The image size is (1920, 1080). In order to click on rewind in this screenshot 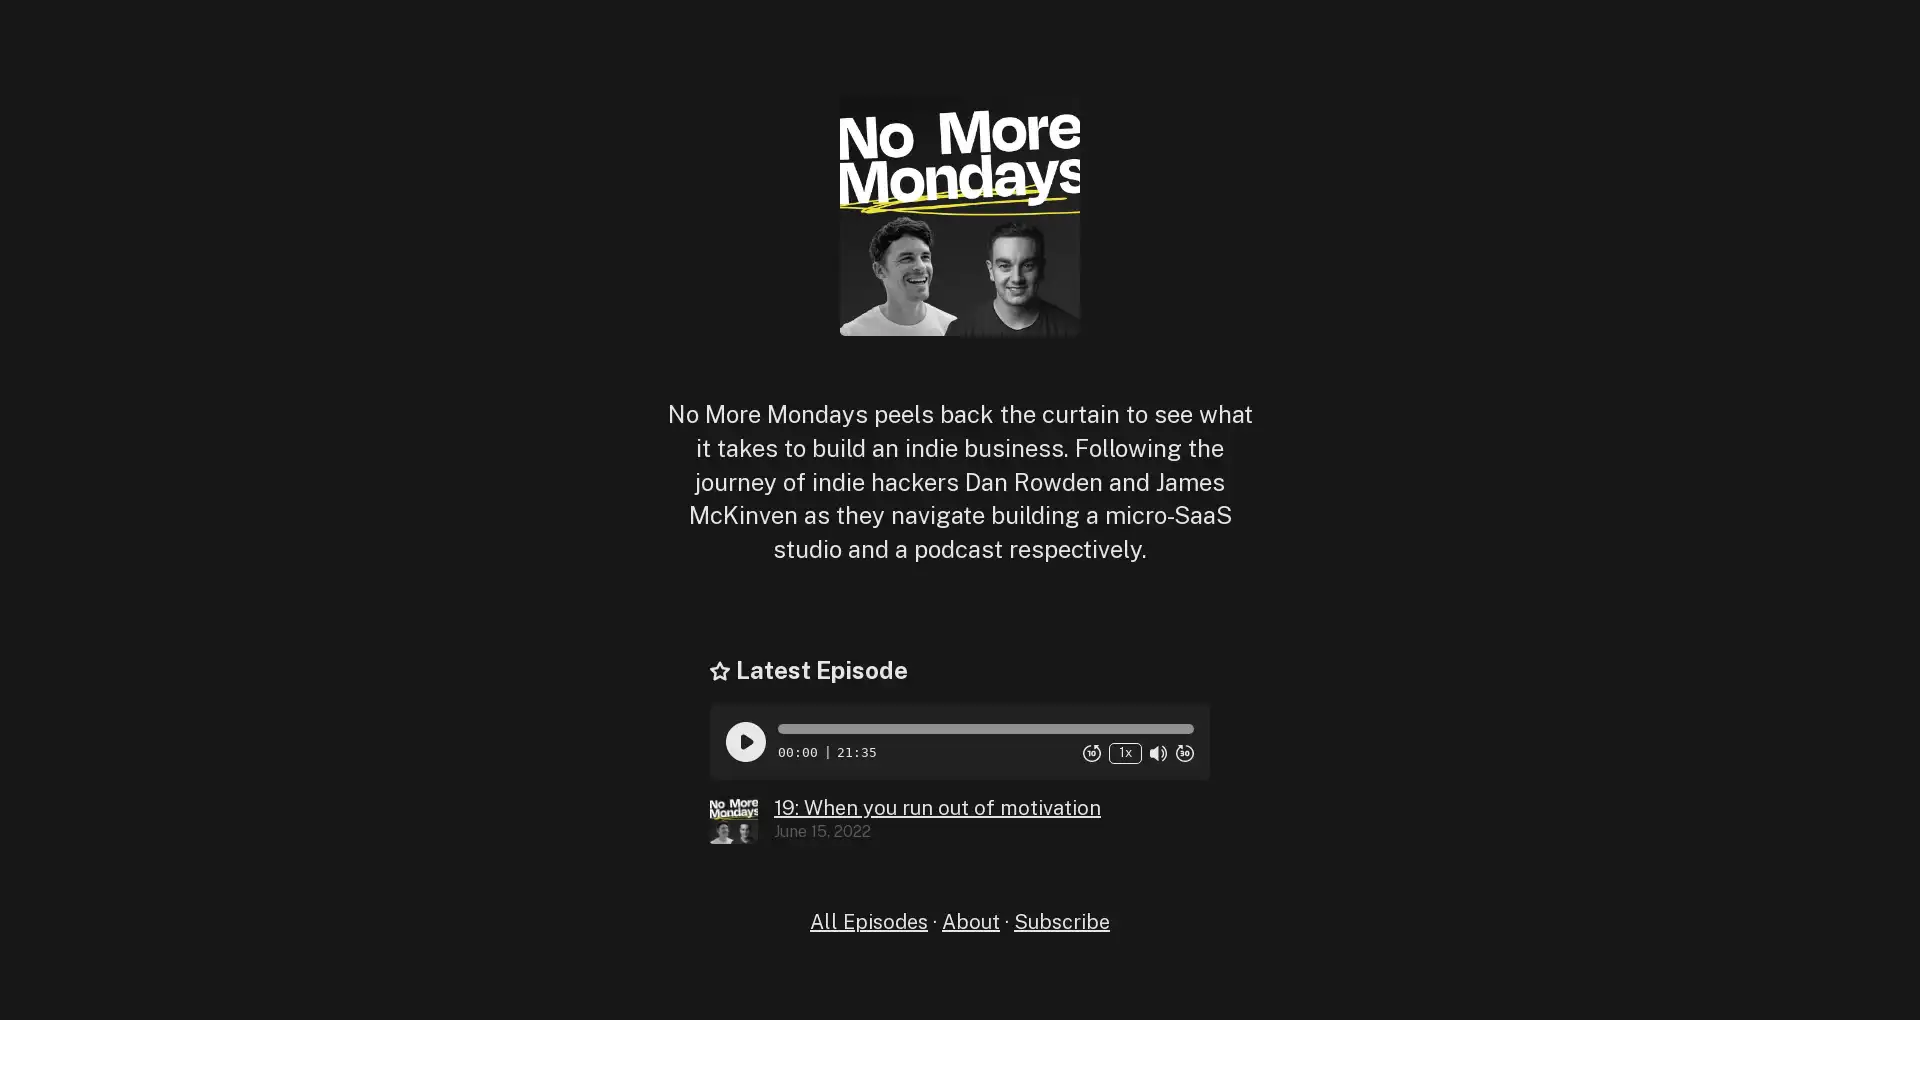, I will do `click(1090, 752)`.